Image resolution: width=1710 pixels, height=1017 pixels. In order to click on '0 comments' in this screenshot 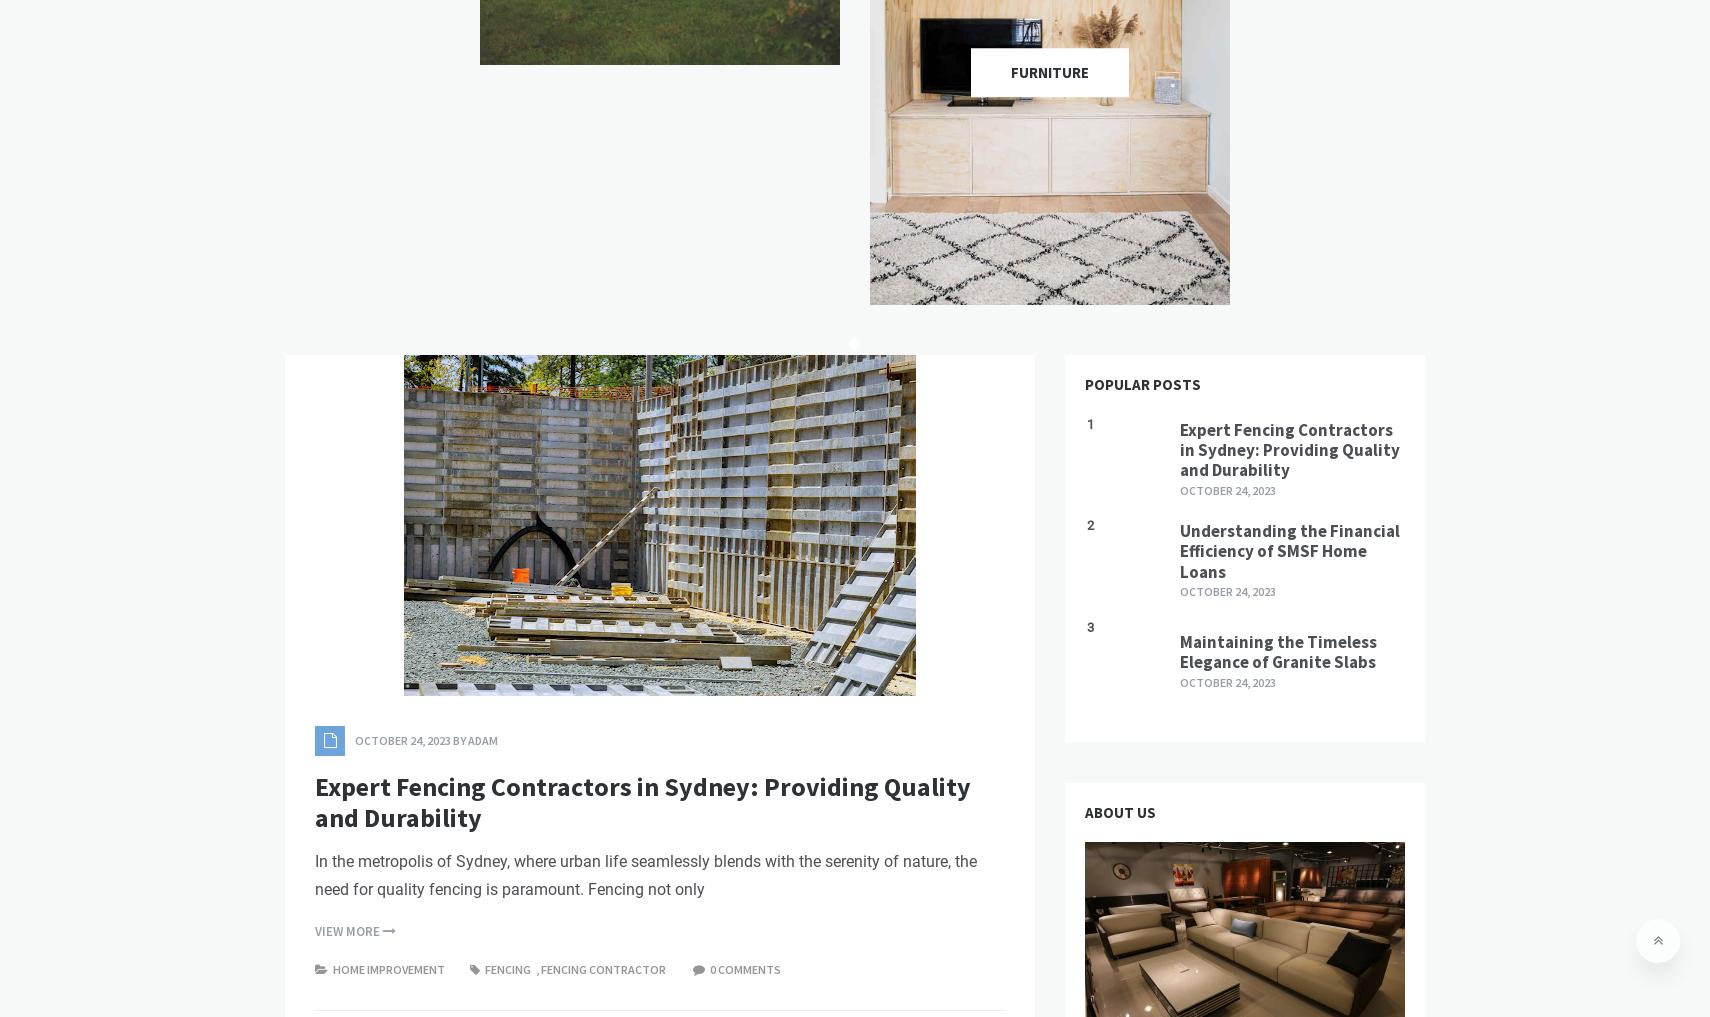, I will do `click(709, 968)`.